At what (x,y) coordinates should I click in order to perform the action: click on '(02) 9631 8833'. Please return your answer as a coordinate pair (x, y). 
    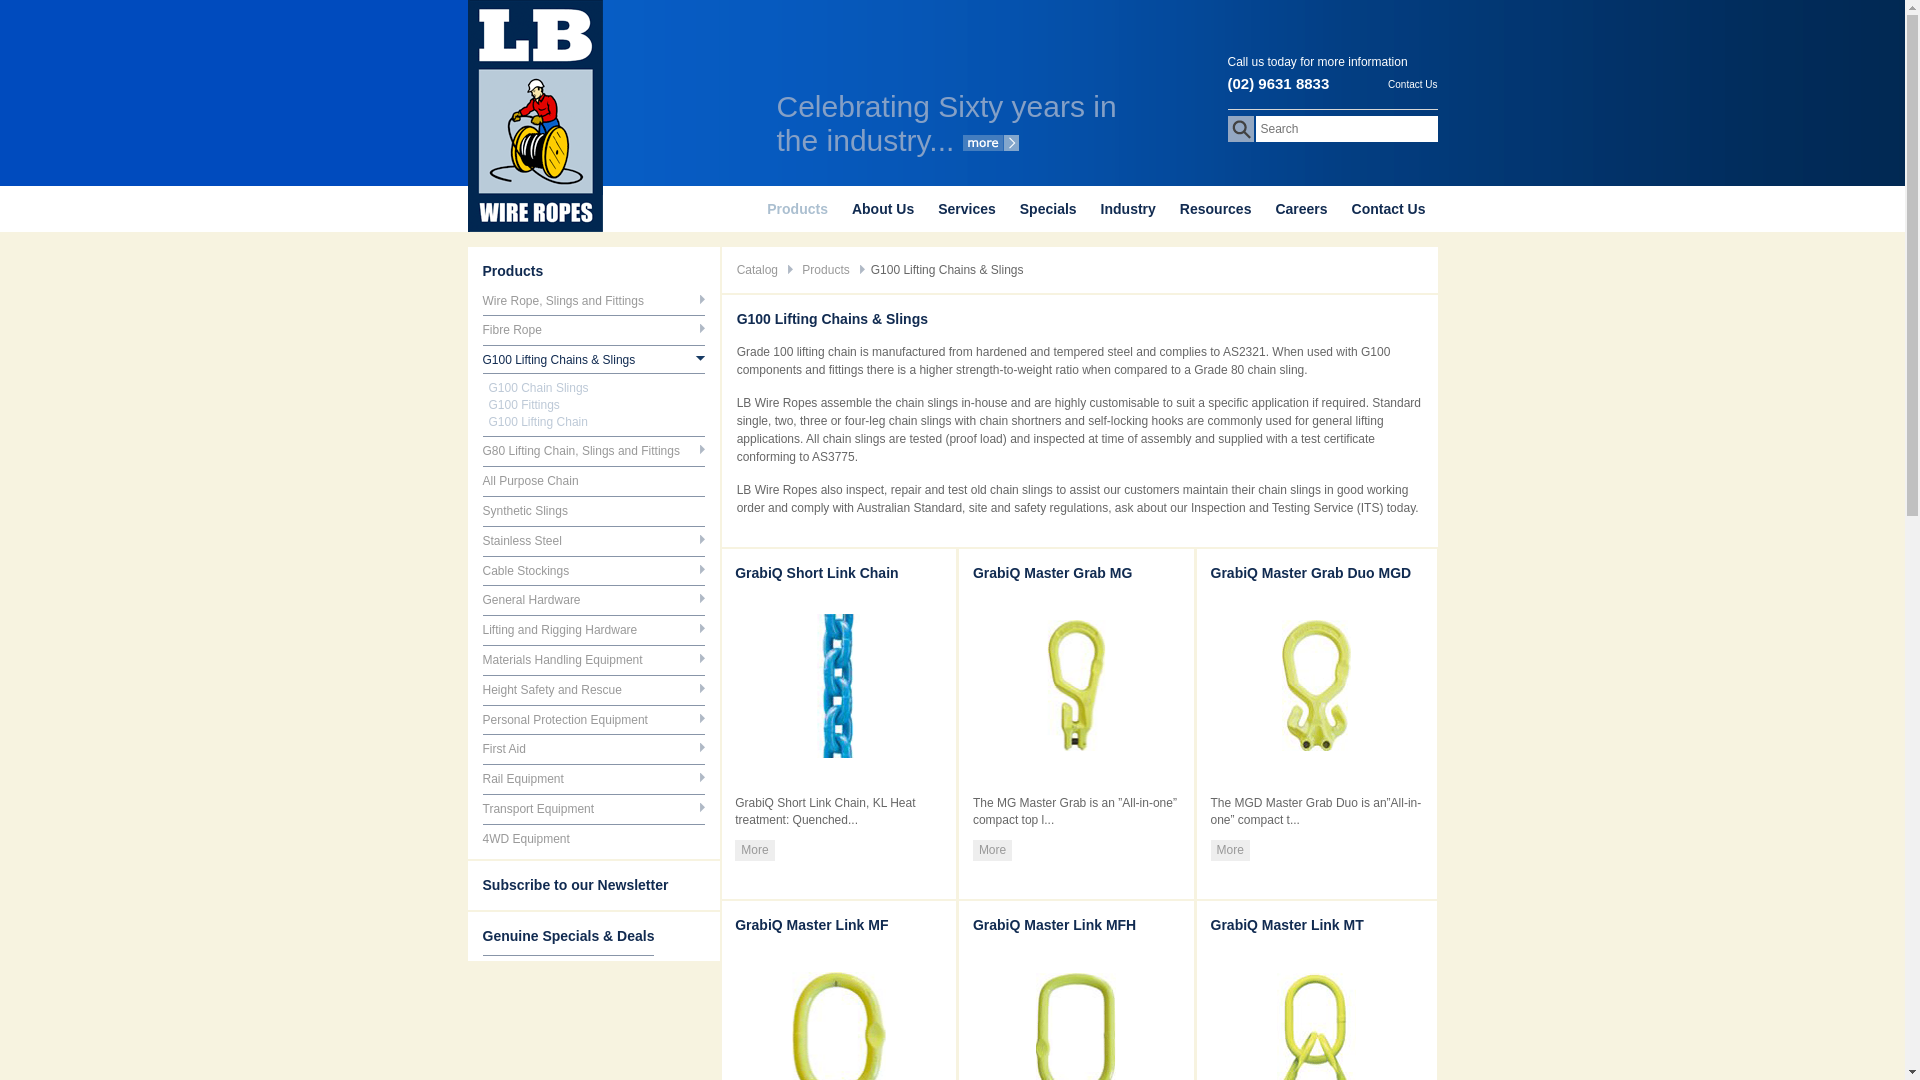
    Looking at the image, I should click on (1227, 82).